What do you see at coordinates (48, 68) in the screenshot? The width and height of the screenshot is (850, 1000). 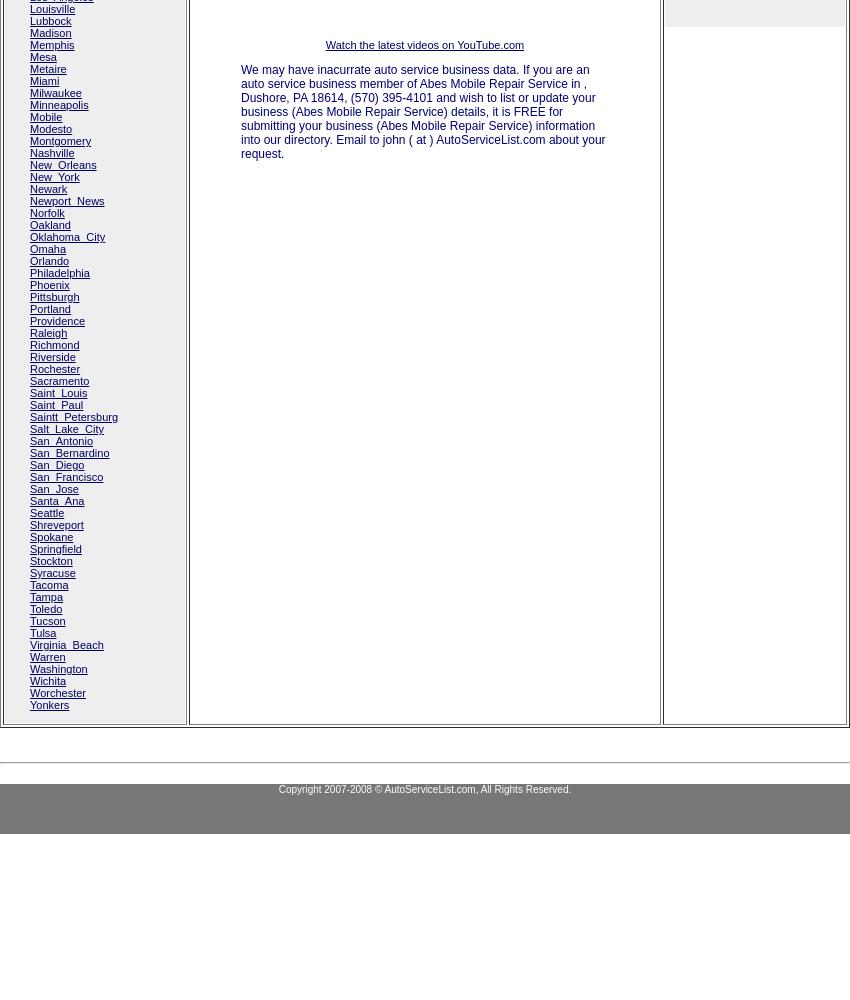 I see `'Metaire'` at bounding box center [48, 68].